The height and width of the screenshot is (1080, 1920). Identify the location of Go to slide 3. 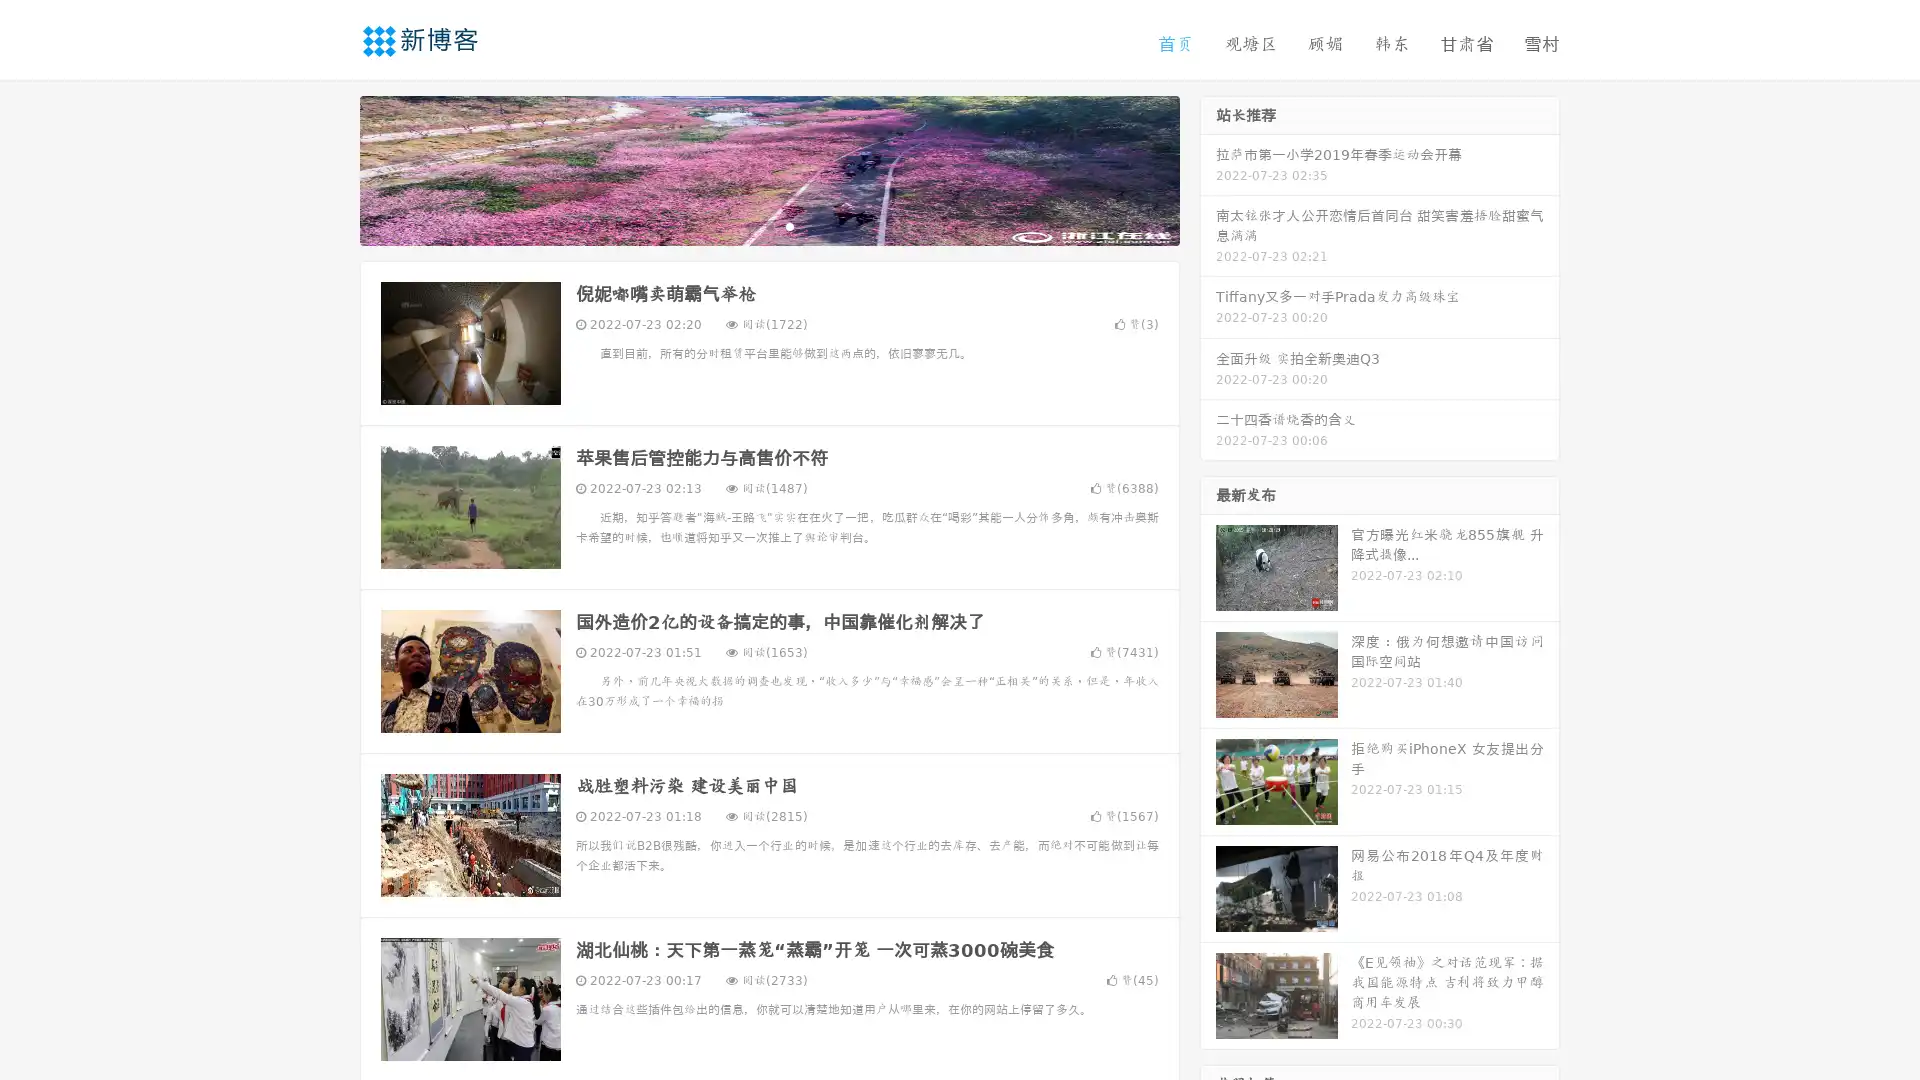
(789, 225).